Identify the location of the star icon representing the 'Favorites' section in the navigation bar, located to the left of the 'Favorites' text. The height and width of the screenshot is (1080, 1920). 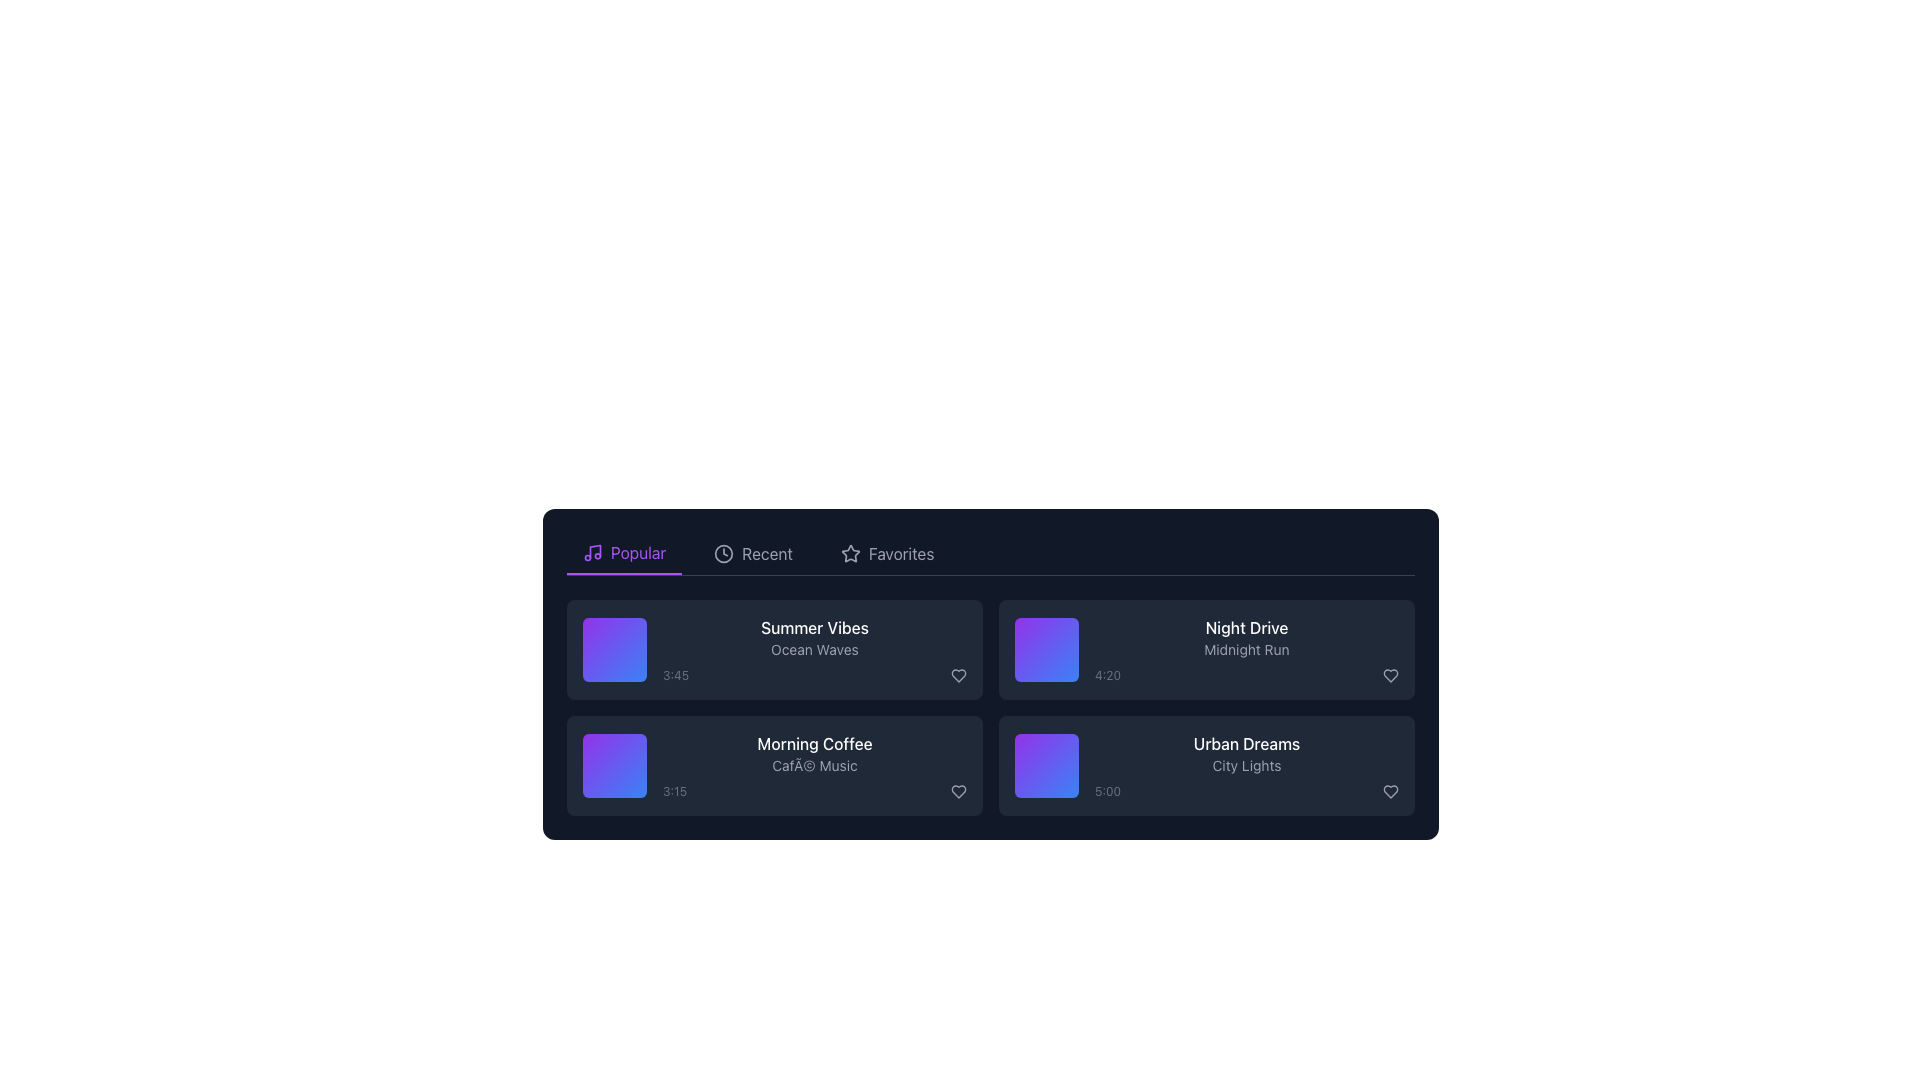
(850, 554).